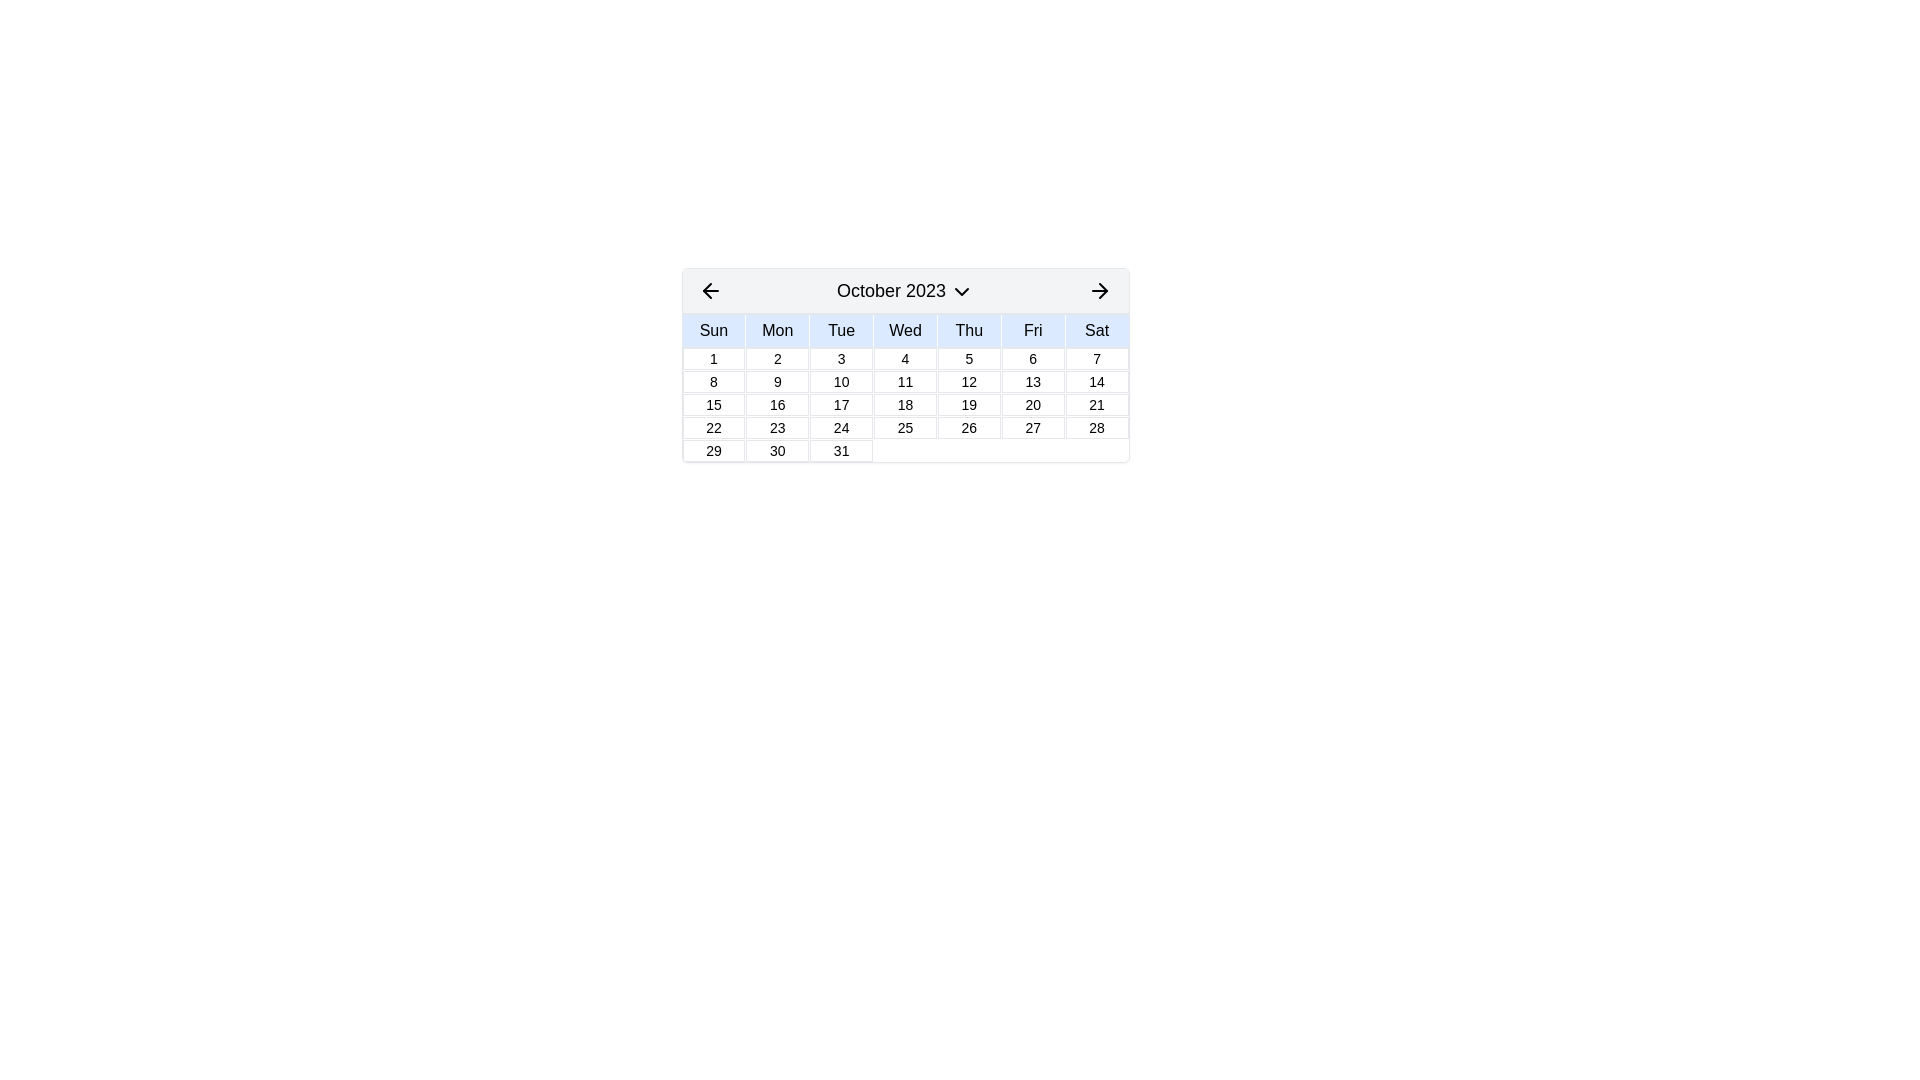 This screenshot has height=1080, width=1920. Describe the element at coordinates (713, 451) in the screenshot. I see `the Calendar Day Cell representing the 29th day of the month` at that location.